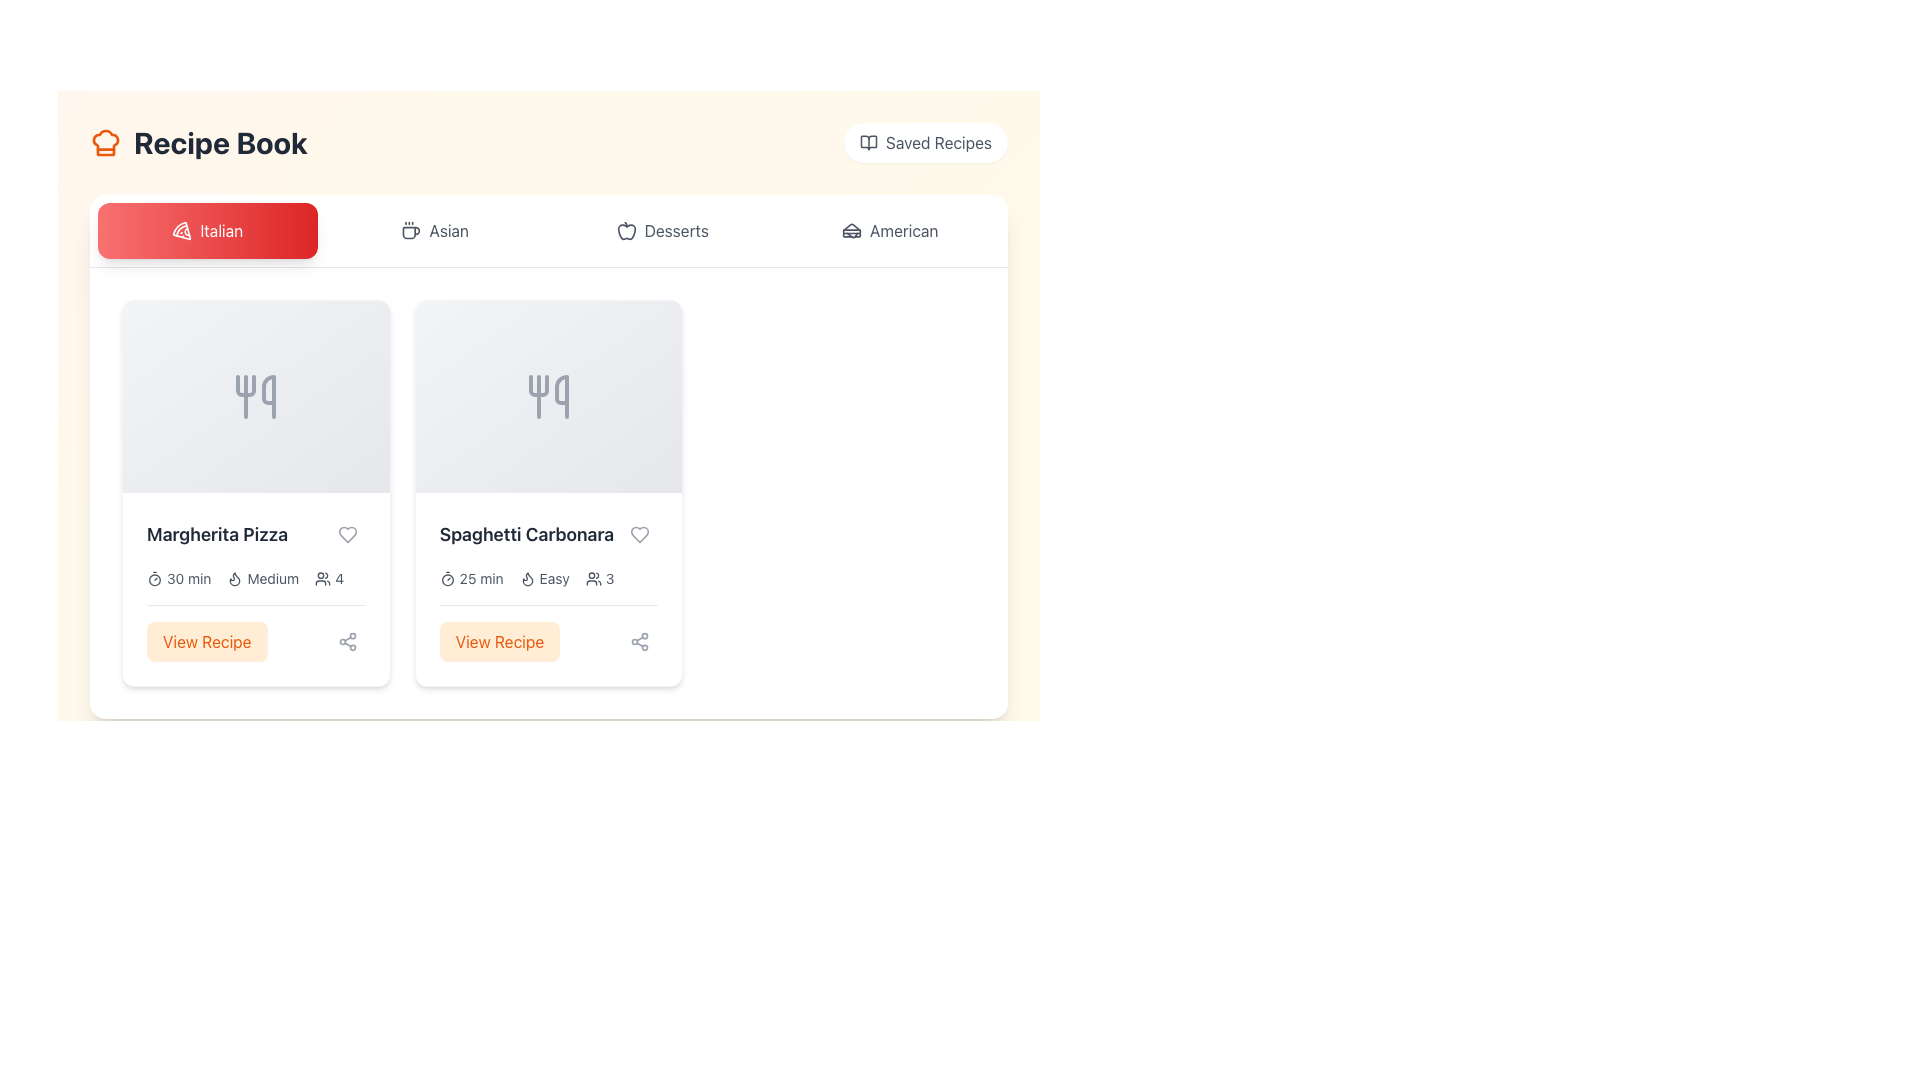 This screenshot has height=1080, width=1920. What do you see at coordinates (262, 578) in the screenshot?
I see `the 'Medium' text with the flame icon located within the 'Margherita Pizza' card, positioned between the '30 min' and '4' details at the bottom center of the card` at bounding box center [262, 578].